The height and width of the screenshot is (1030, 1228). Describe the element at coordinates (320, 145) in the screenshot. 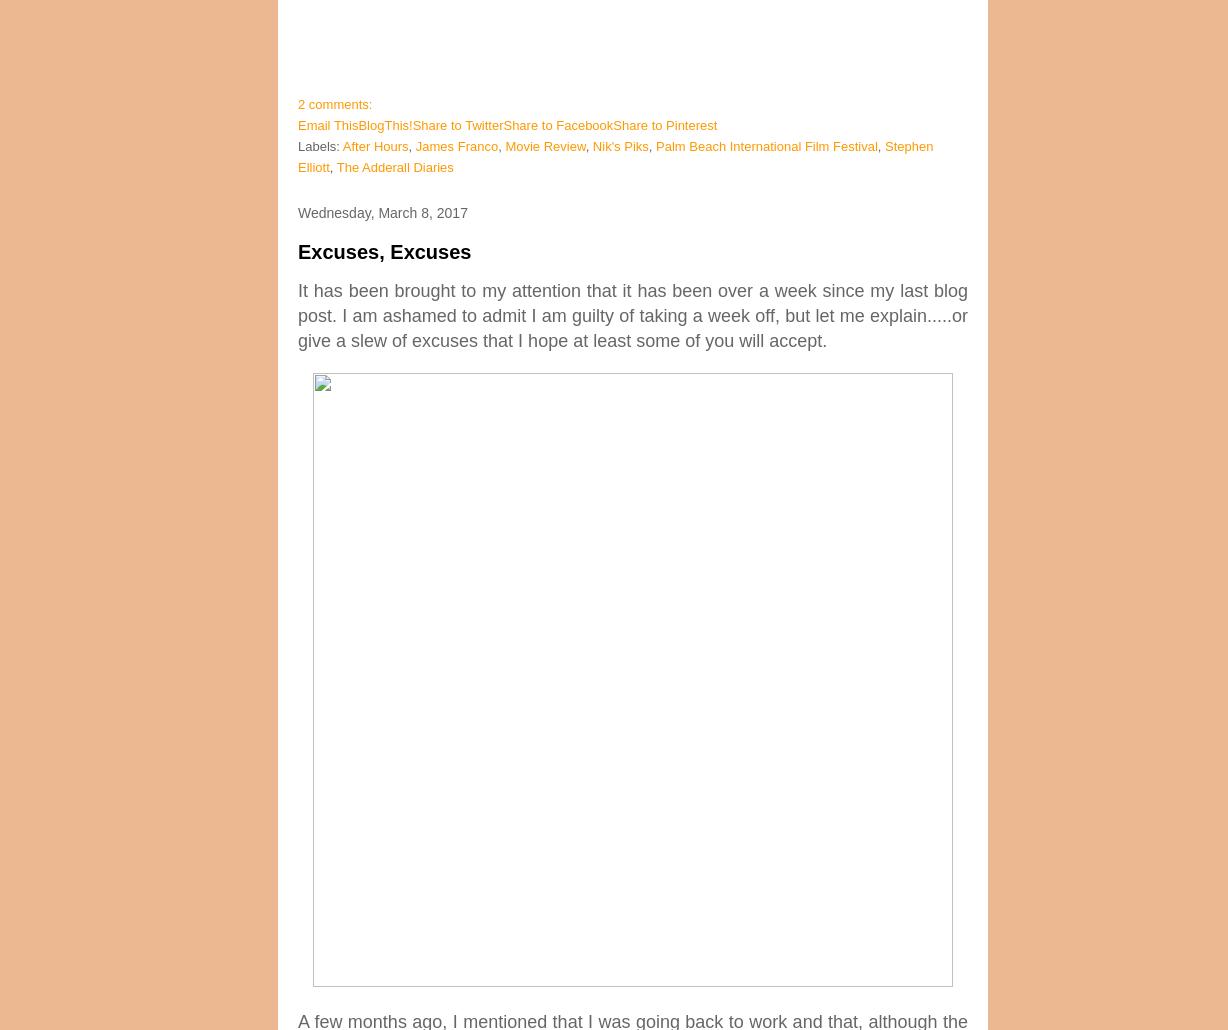

I see `'Labels:'` at that location.